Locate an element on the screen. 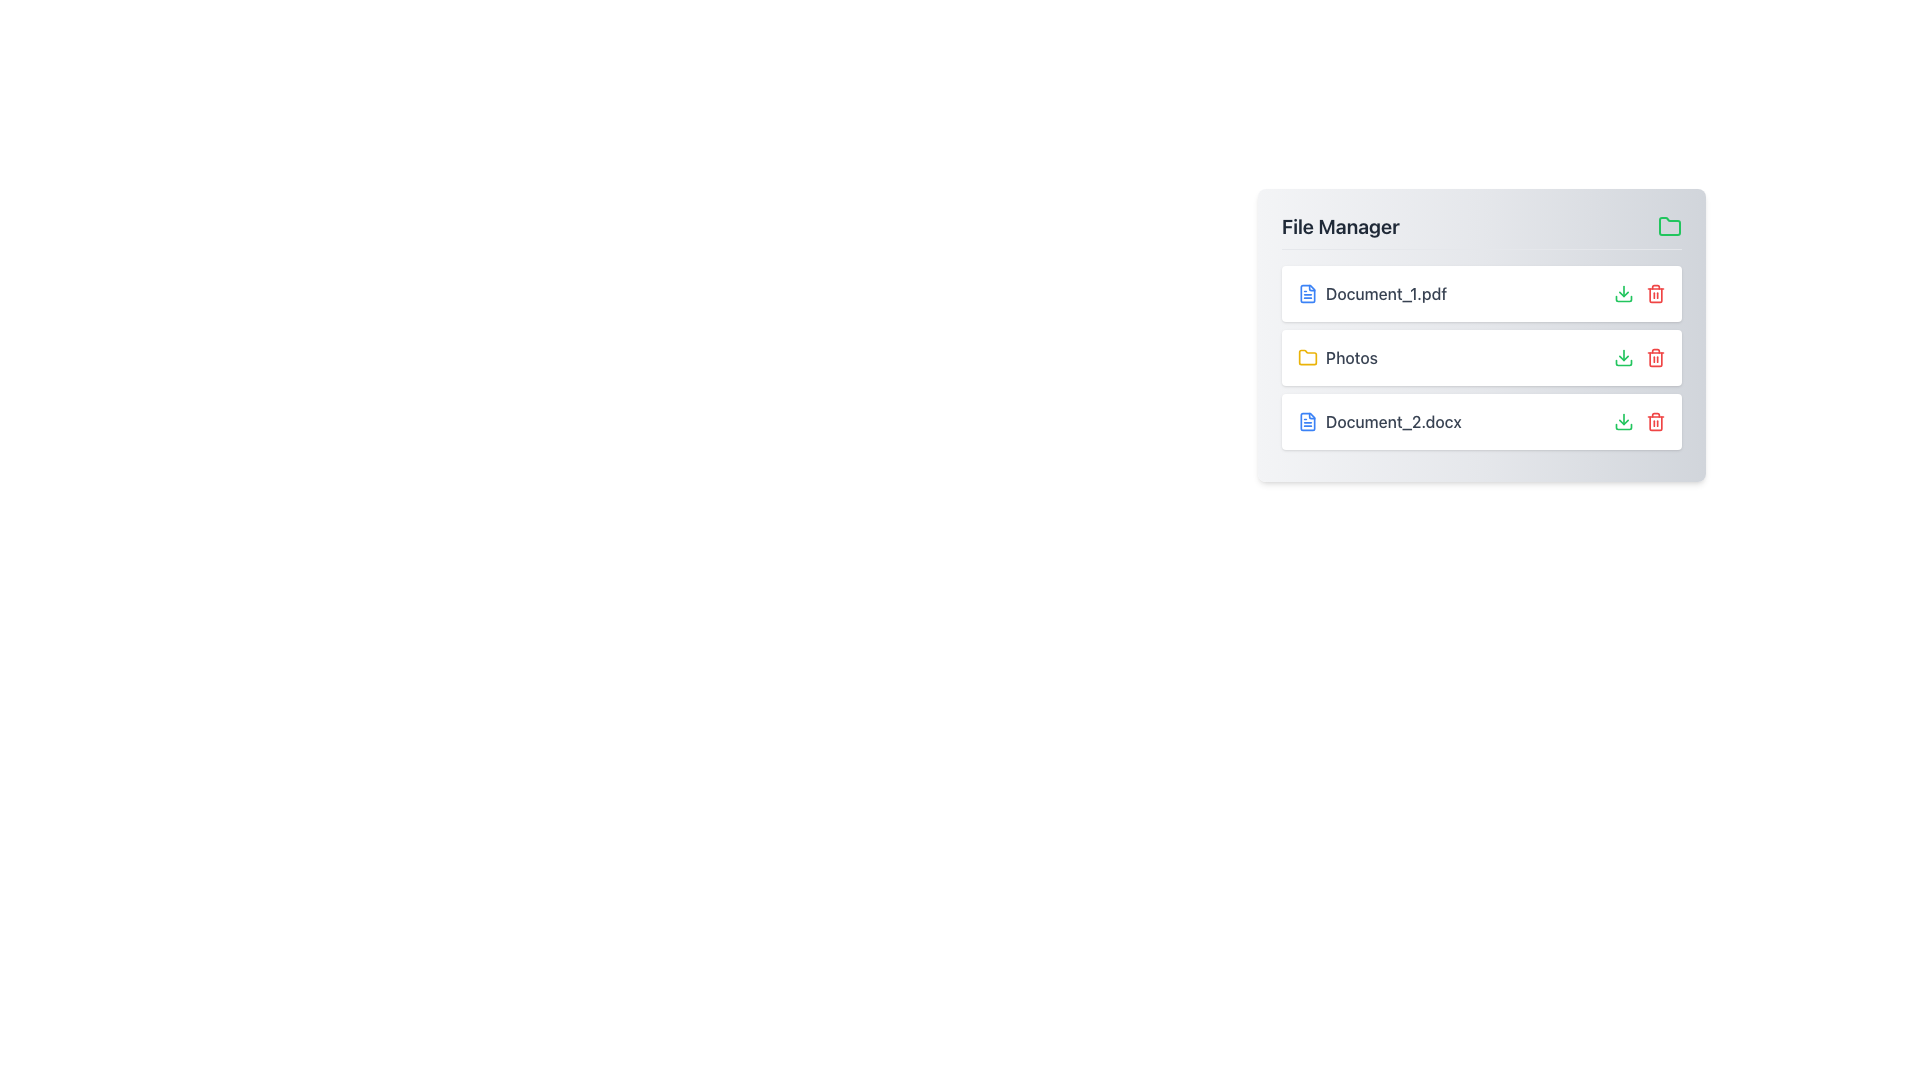 This screenshot has width=1920, height=1080. the green download icon located to the right of 'Document_1.pdf' in the 'File Manager' section is located at coordinates (1623, 293).